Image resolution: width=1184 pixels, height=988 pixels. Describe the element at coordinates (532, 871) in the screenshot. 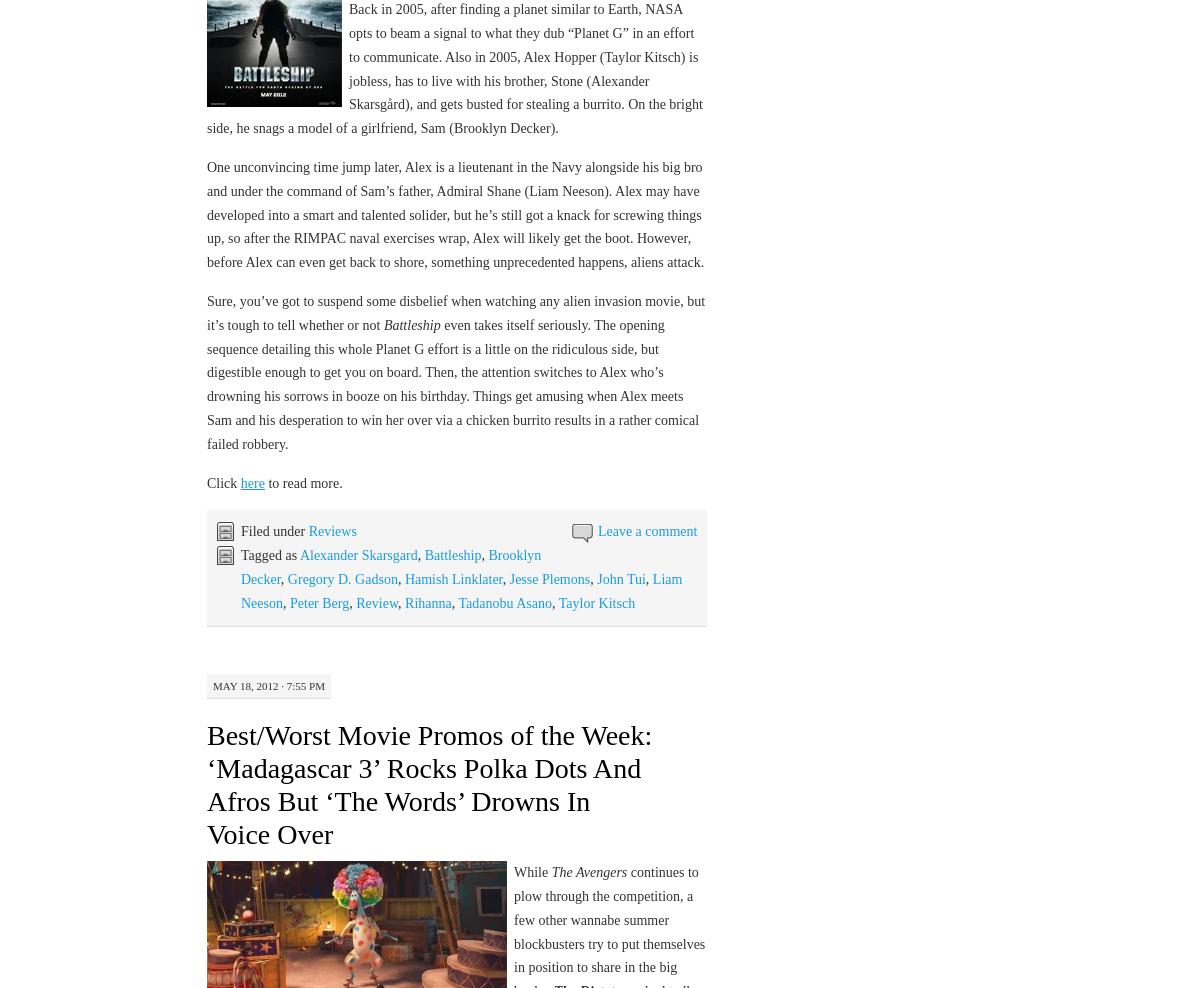

I see `'While'` at that location.